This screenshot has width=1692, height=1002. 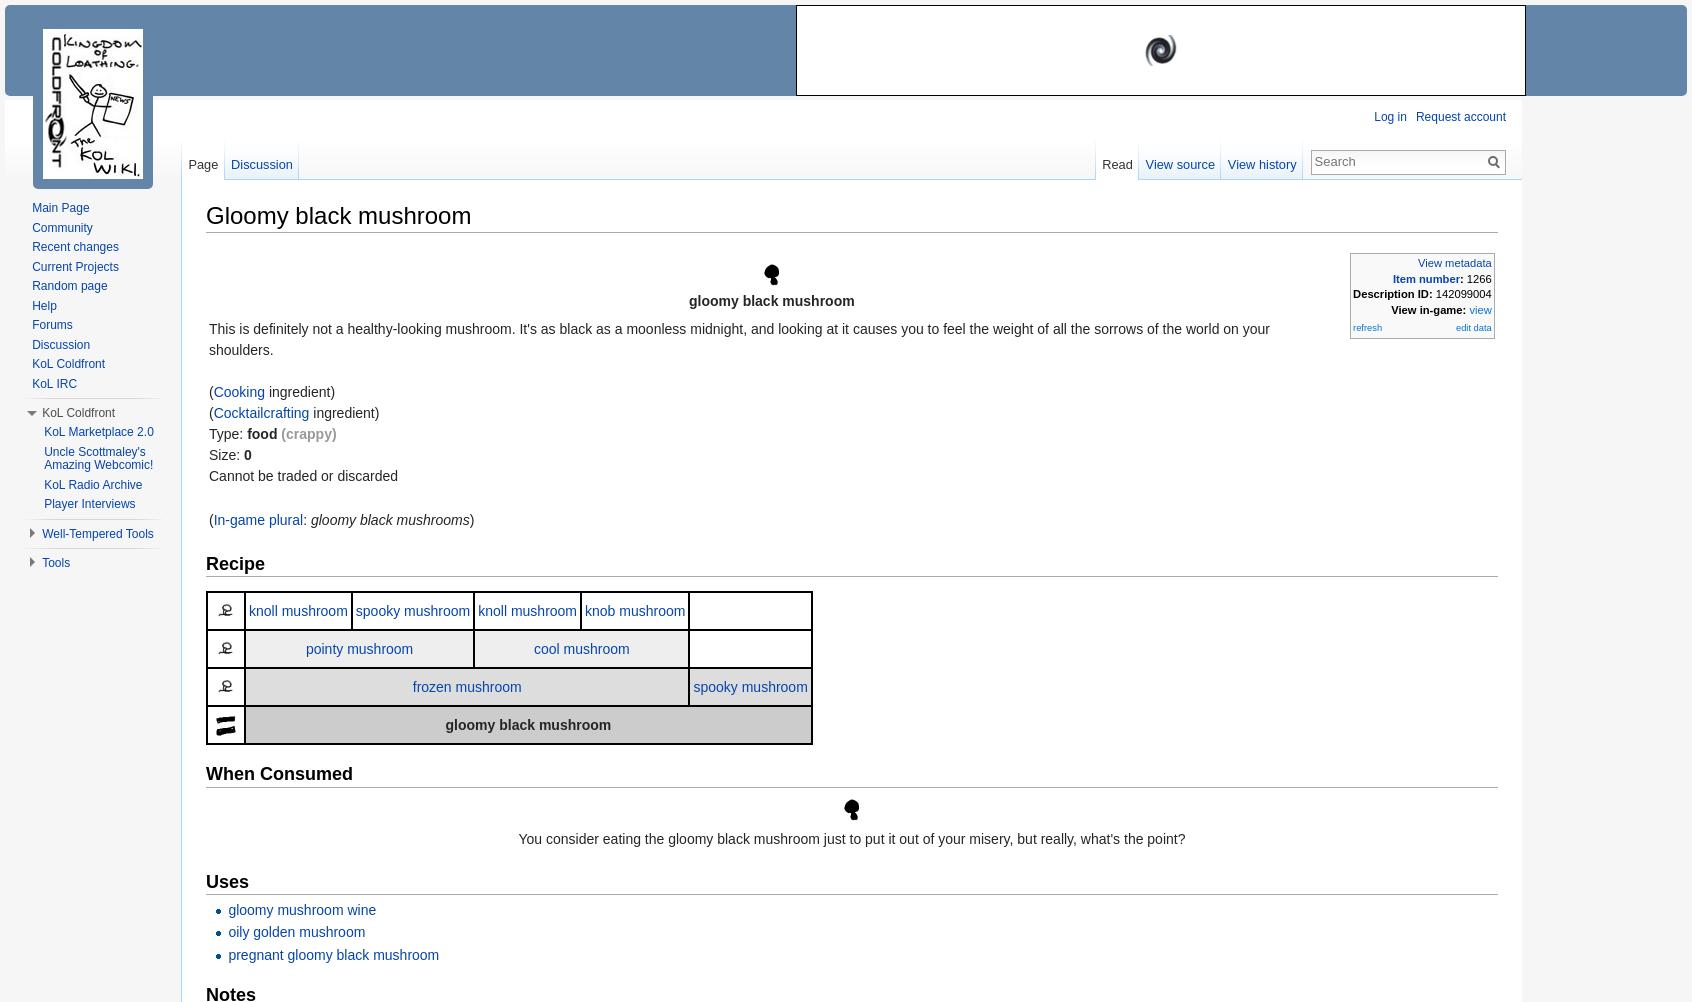 I want to click on 'View in-game:', so click(x=1390, y=308).